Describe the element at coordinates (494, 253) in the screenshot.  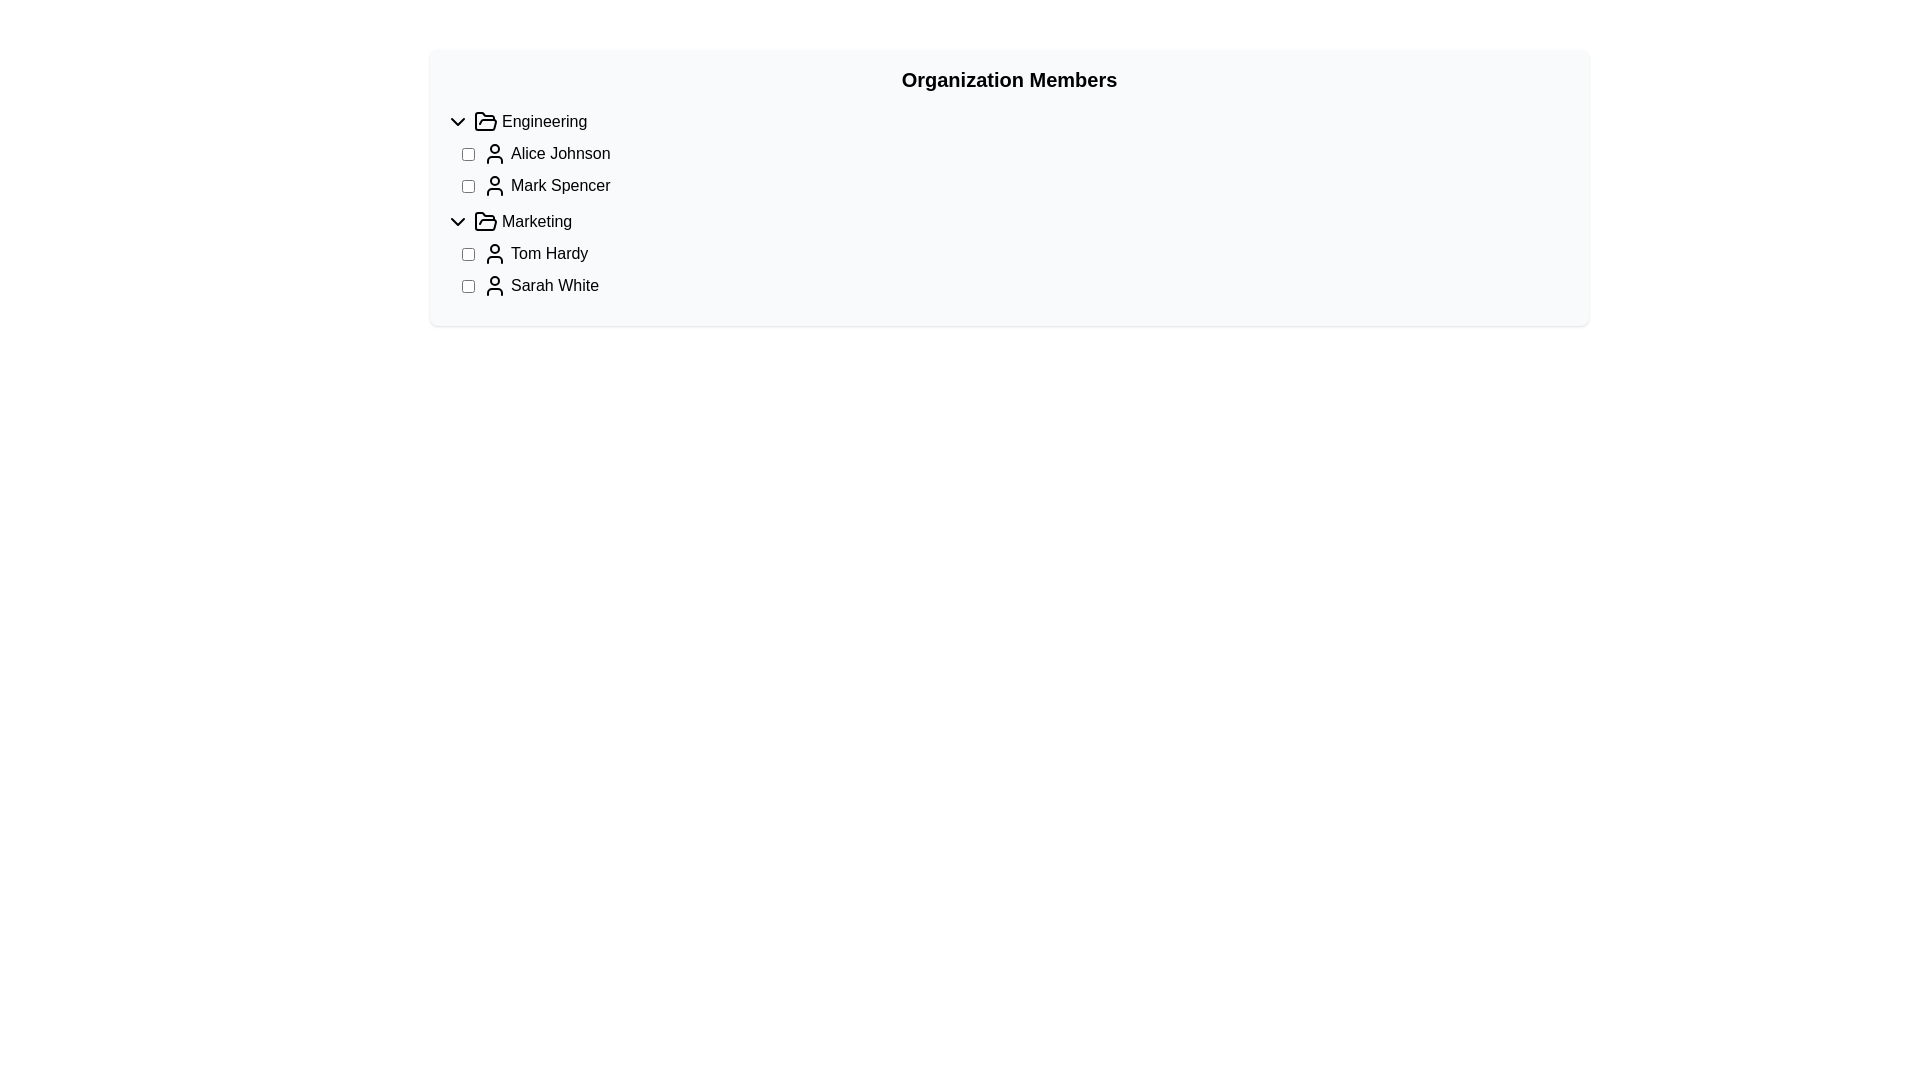
I see `the User profile icon located left of the text 'Tom Hardy' and adjacent to a checkbox` at that location.